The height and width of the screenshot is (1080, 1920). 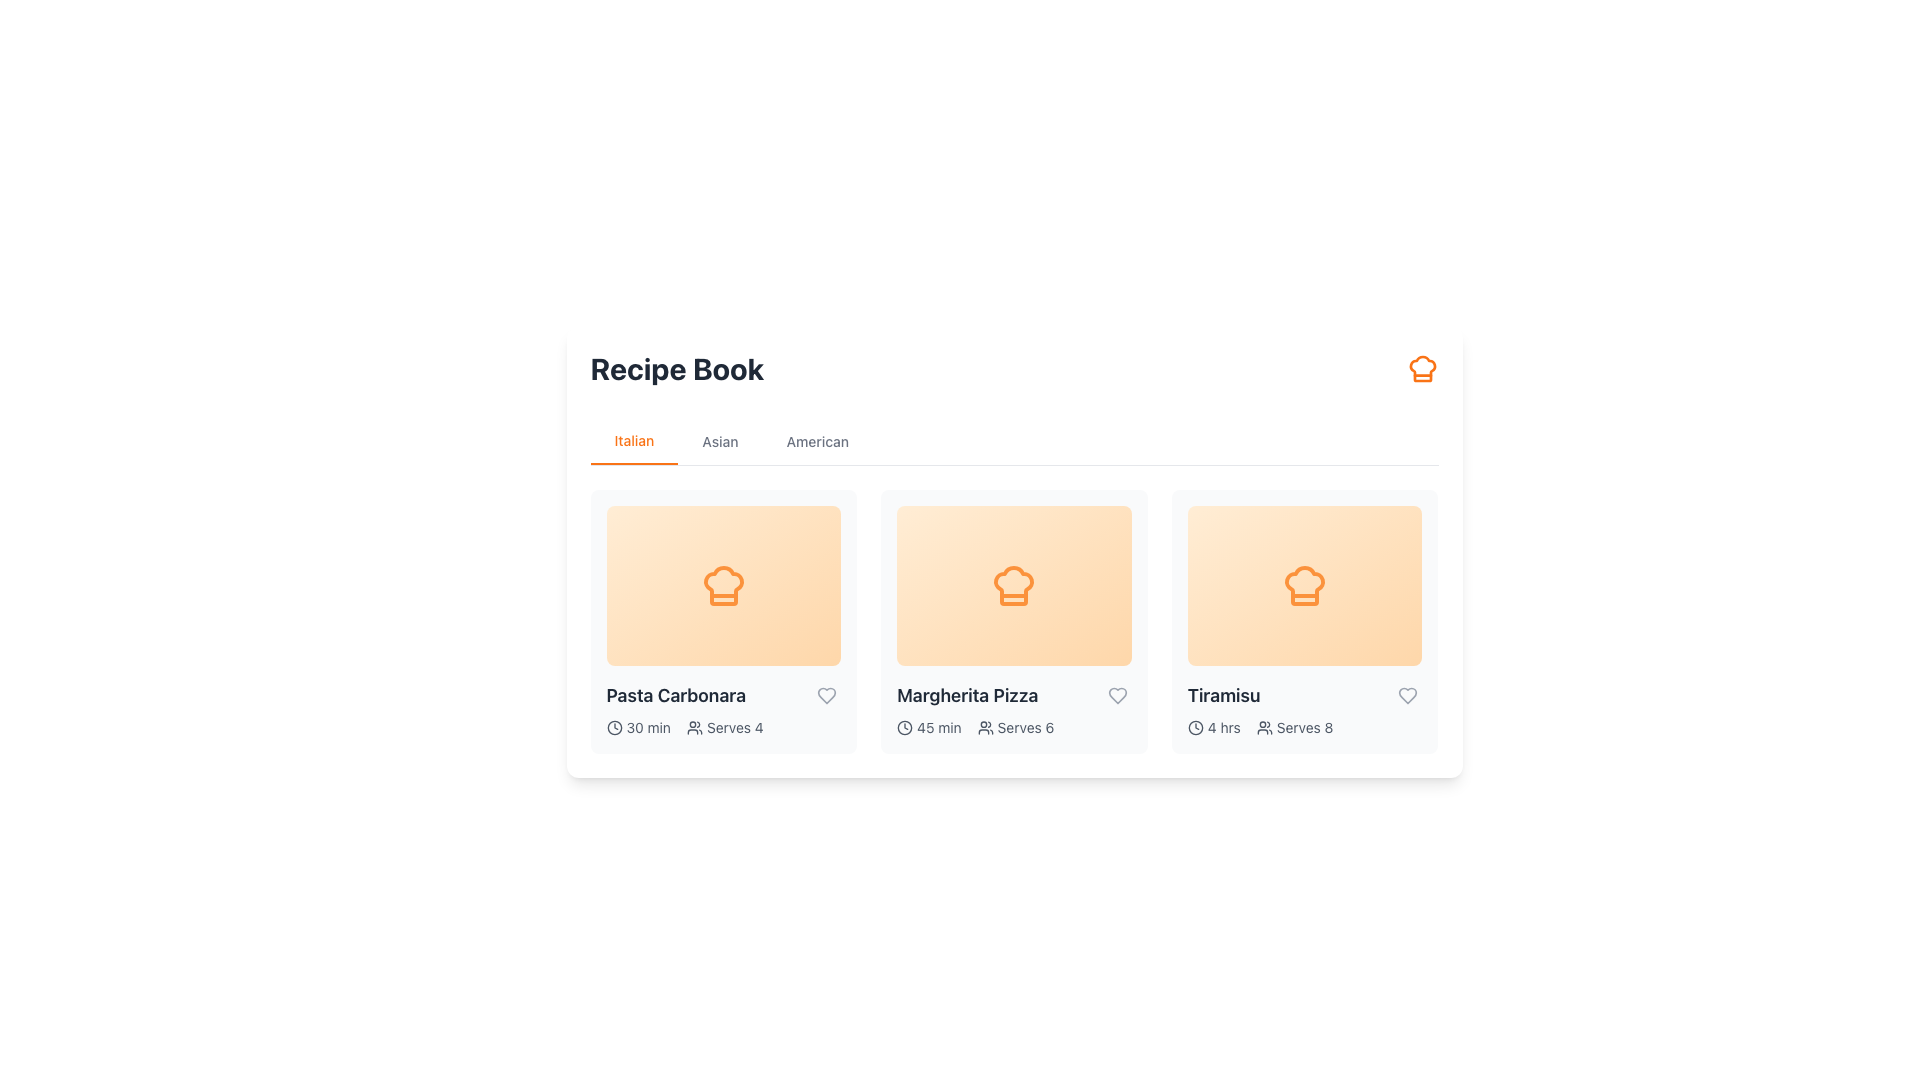 What do you see at coordinates (967, 694) in the screenshot?
I see `text of the Text Label that identifies the product as 'Margherita Pizza', located in the middle column below the orange chef icon` at bounding box center [967, 694].